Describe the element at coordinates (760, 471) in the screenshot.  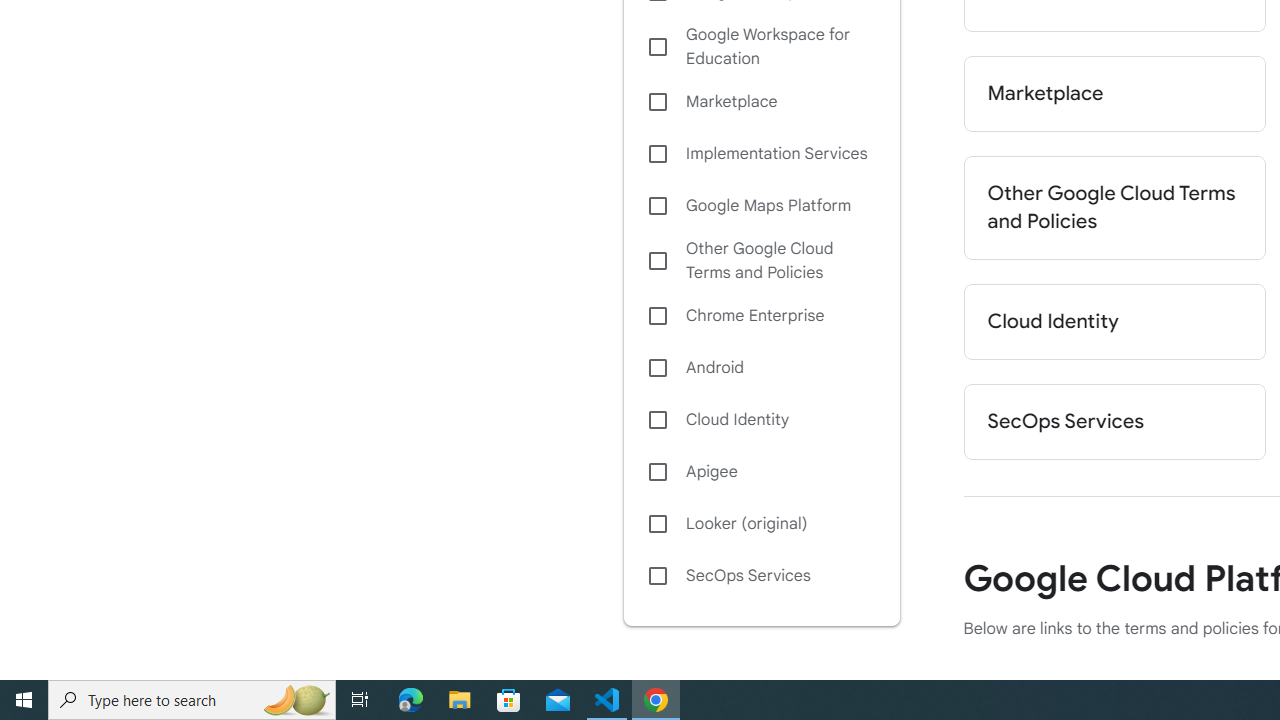
I see `'Apigee'` at that location.